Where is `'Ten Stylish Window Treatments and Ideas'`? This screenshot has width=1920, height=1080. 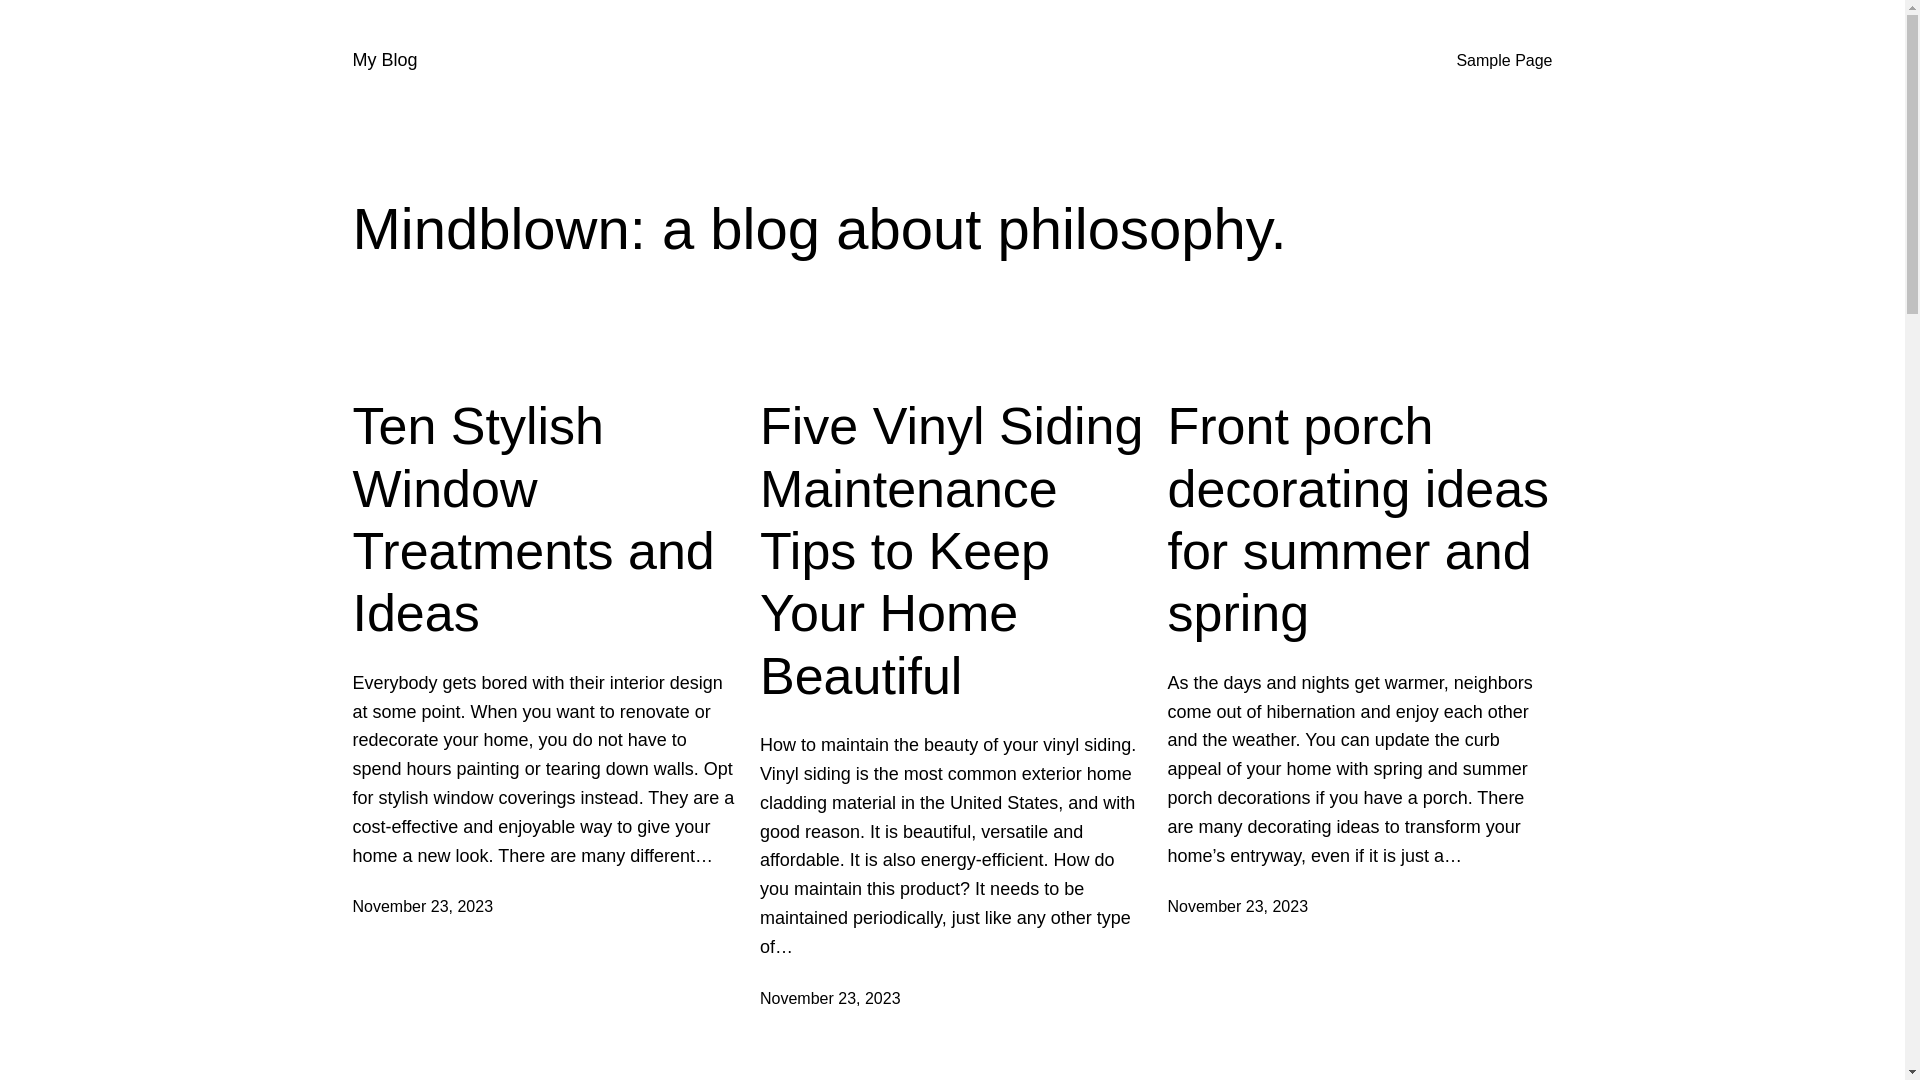 'Ten Stylish Window Treatments and Ideas' is located at coordinates (544, 519).